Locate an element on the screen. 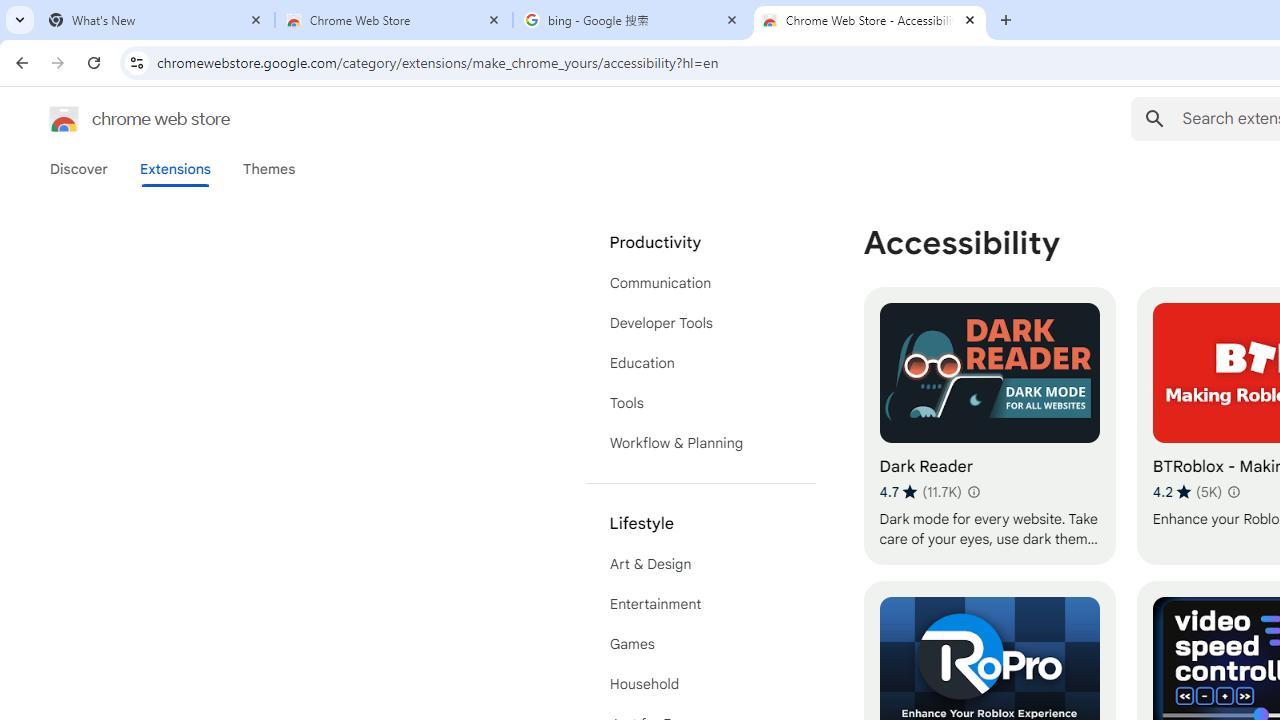 The width and height of the screenshot is (1280, 720). 'Themes' is located at coordinates (268, 168).